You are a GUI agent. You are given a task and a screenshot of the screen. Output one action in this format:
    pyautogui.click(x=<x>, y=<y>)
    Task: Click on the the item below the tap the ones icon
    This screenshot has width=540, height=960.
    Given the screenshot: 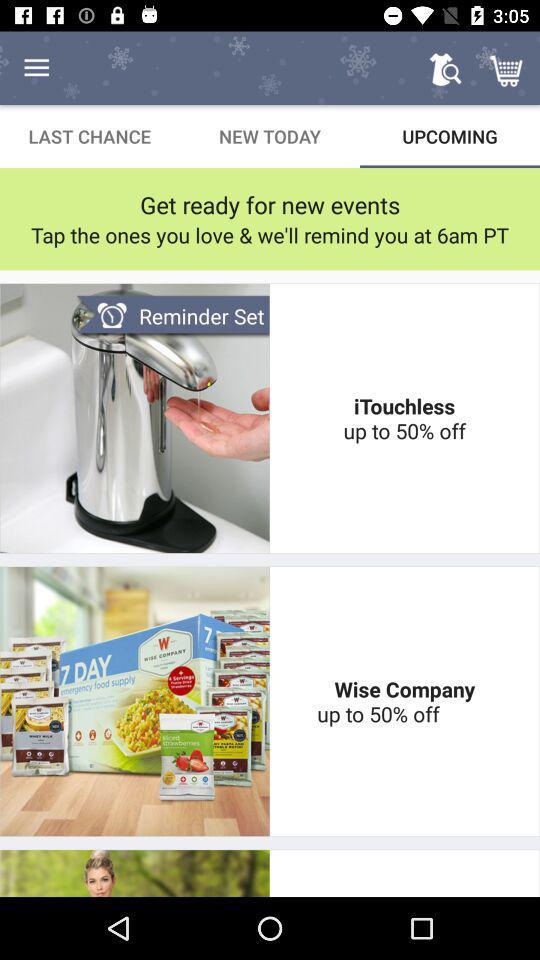 What is the action you would take?
    pyautogui.click(x=404, y=417)
    